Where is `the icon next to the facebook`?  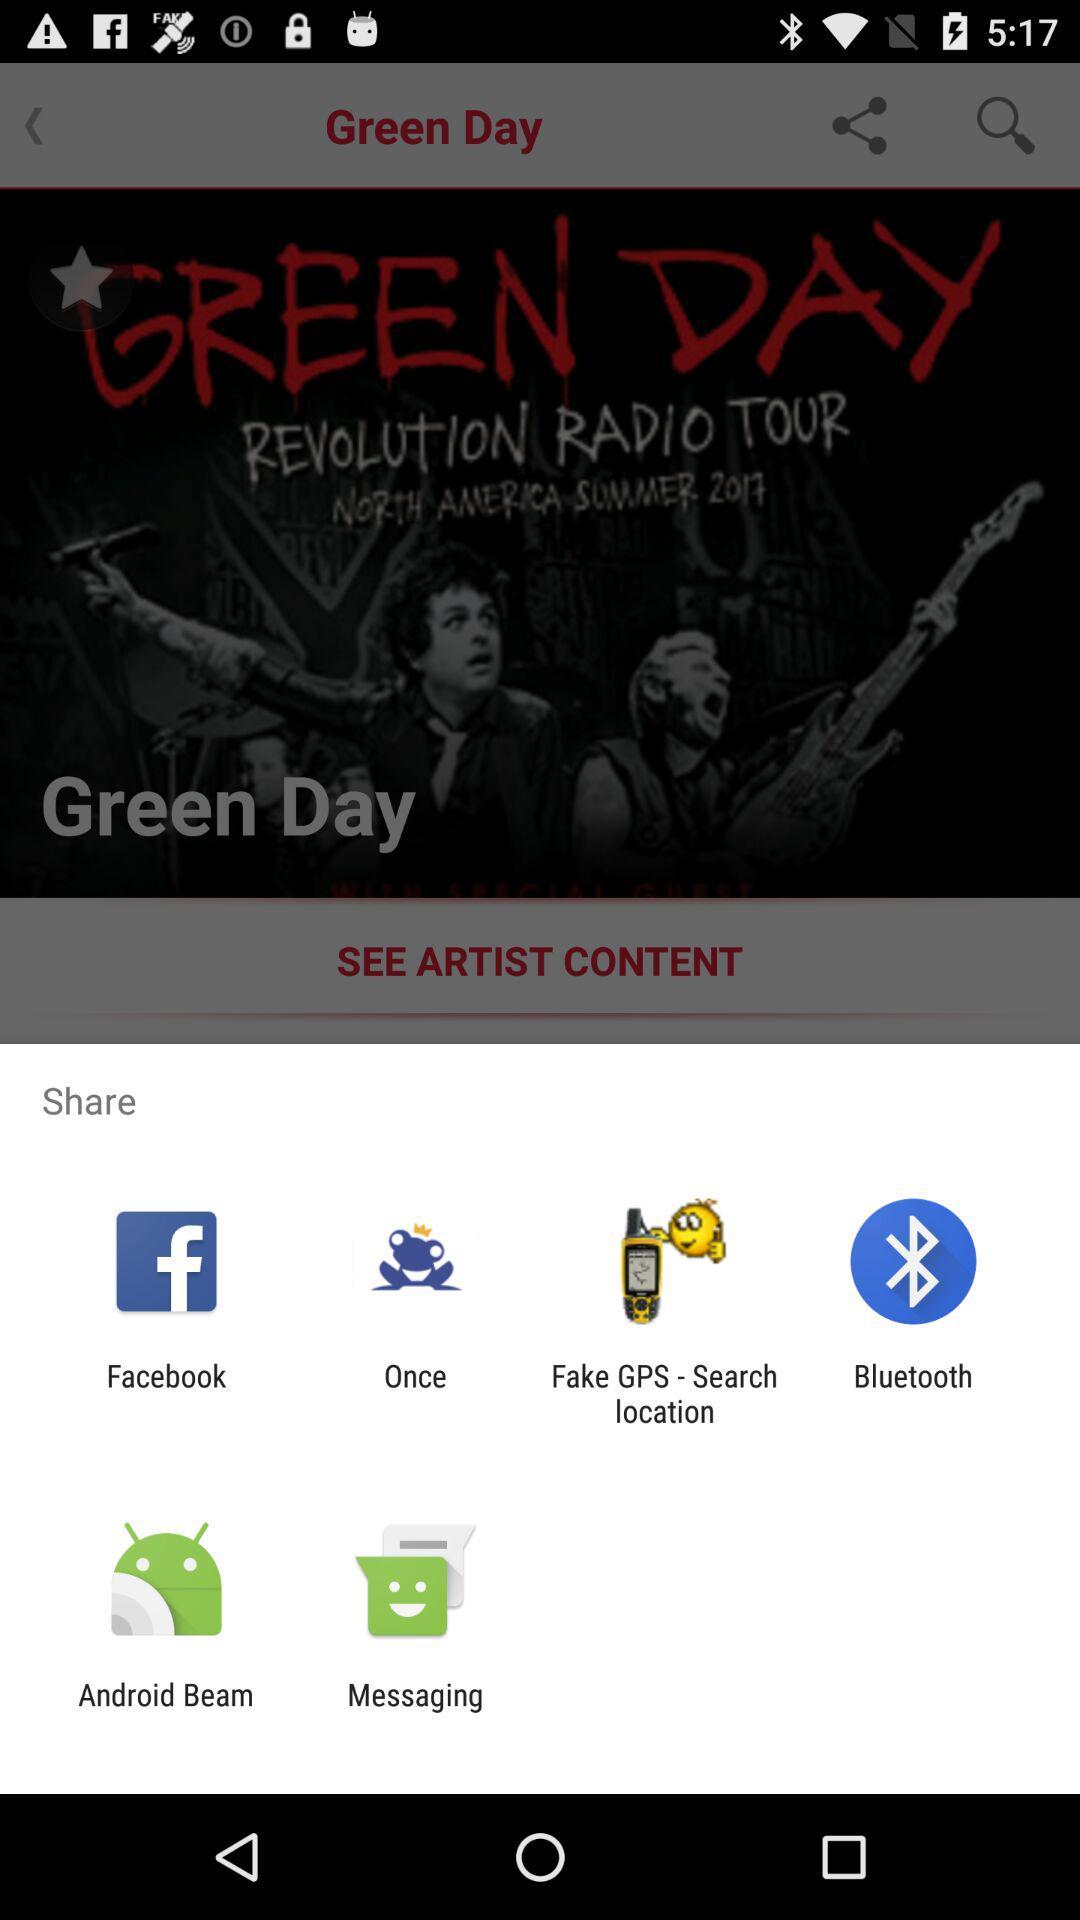
the icon next to the facebook is located at coordinates (414, 1392).